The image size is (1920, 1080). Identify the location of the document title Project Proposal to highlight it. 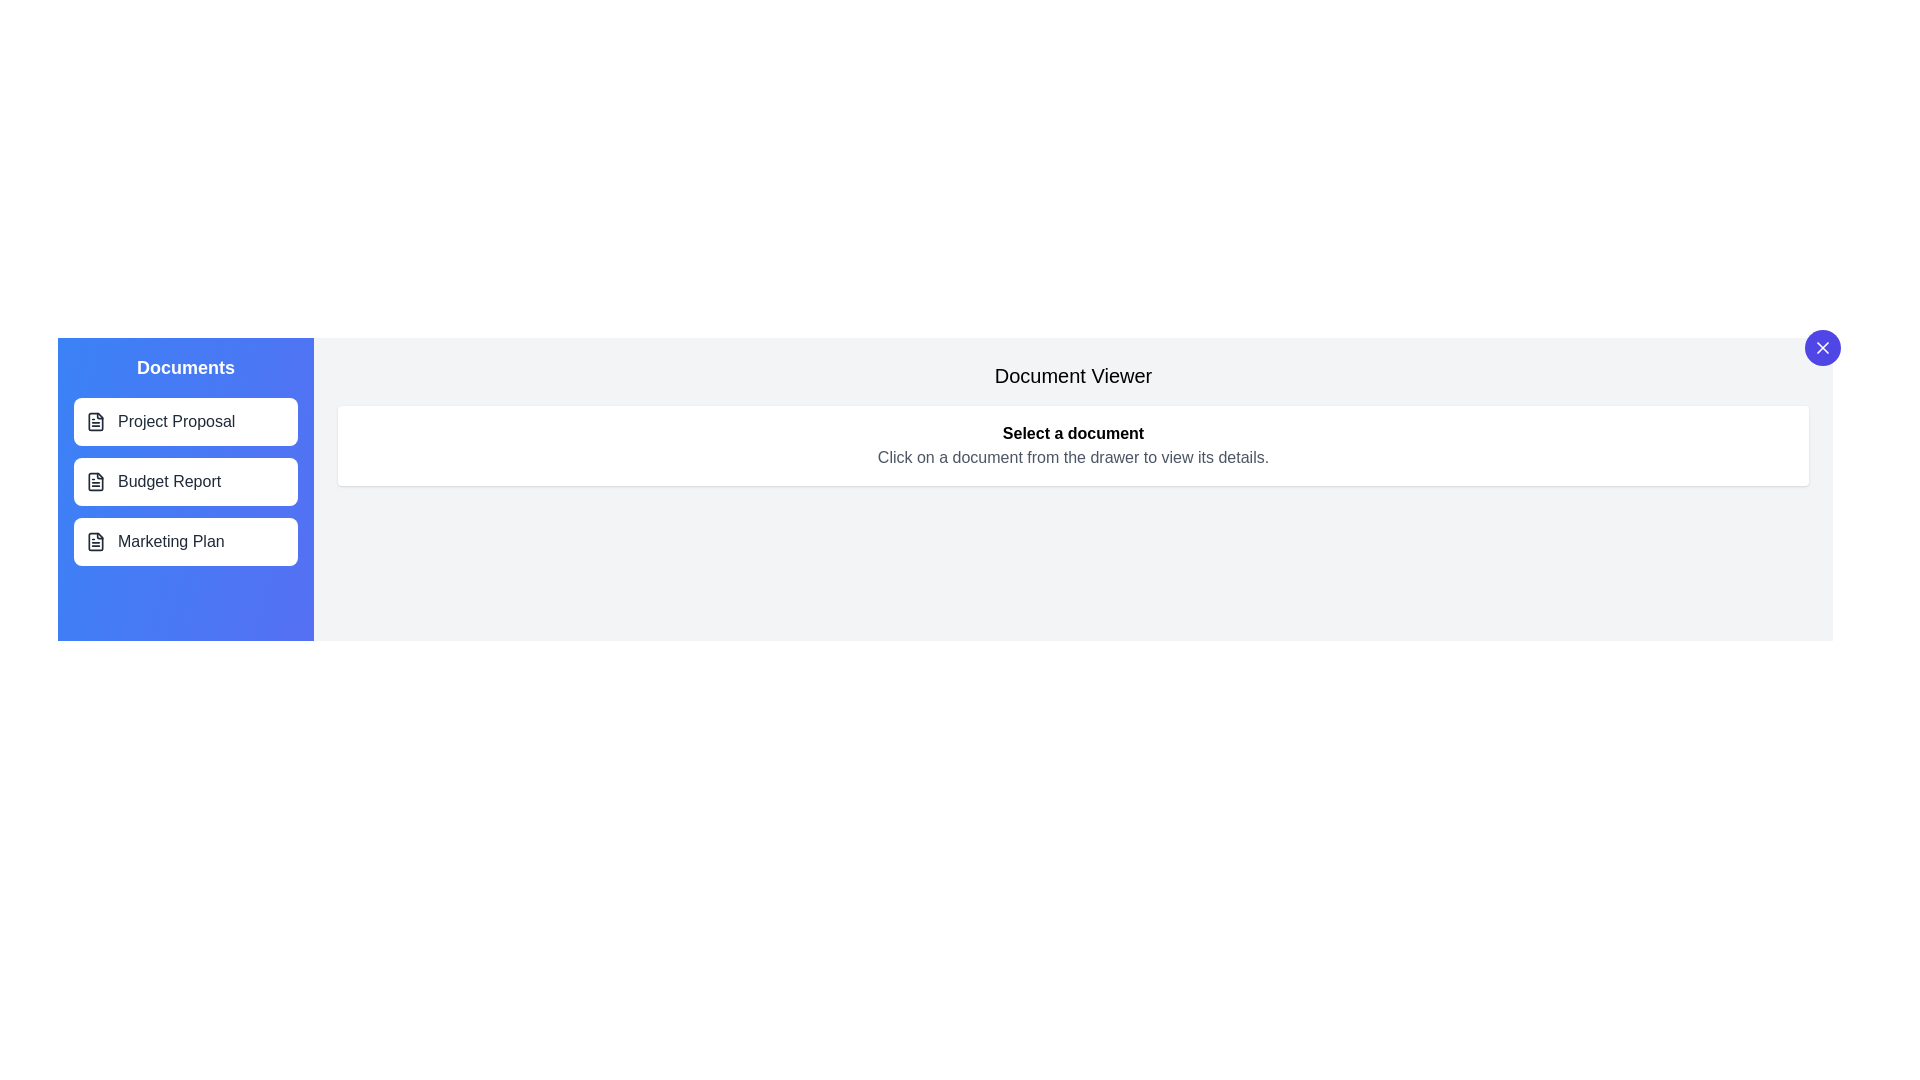
(186, 420).